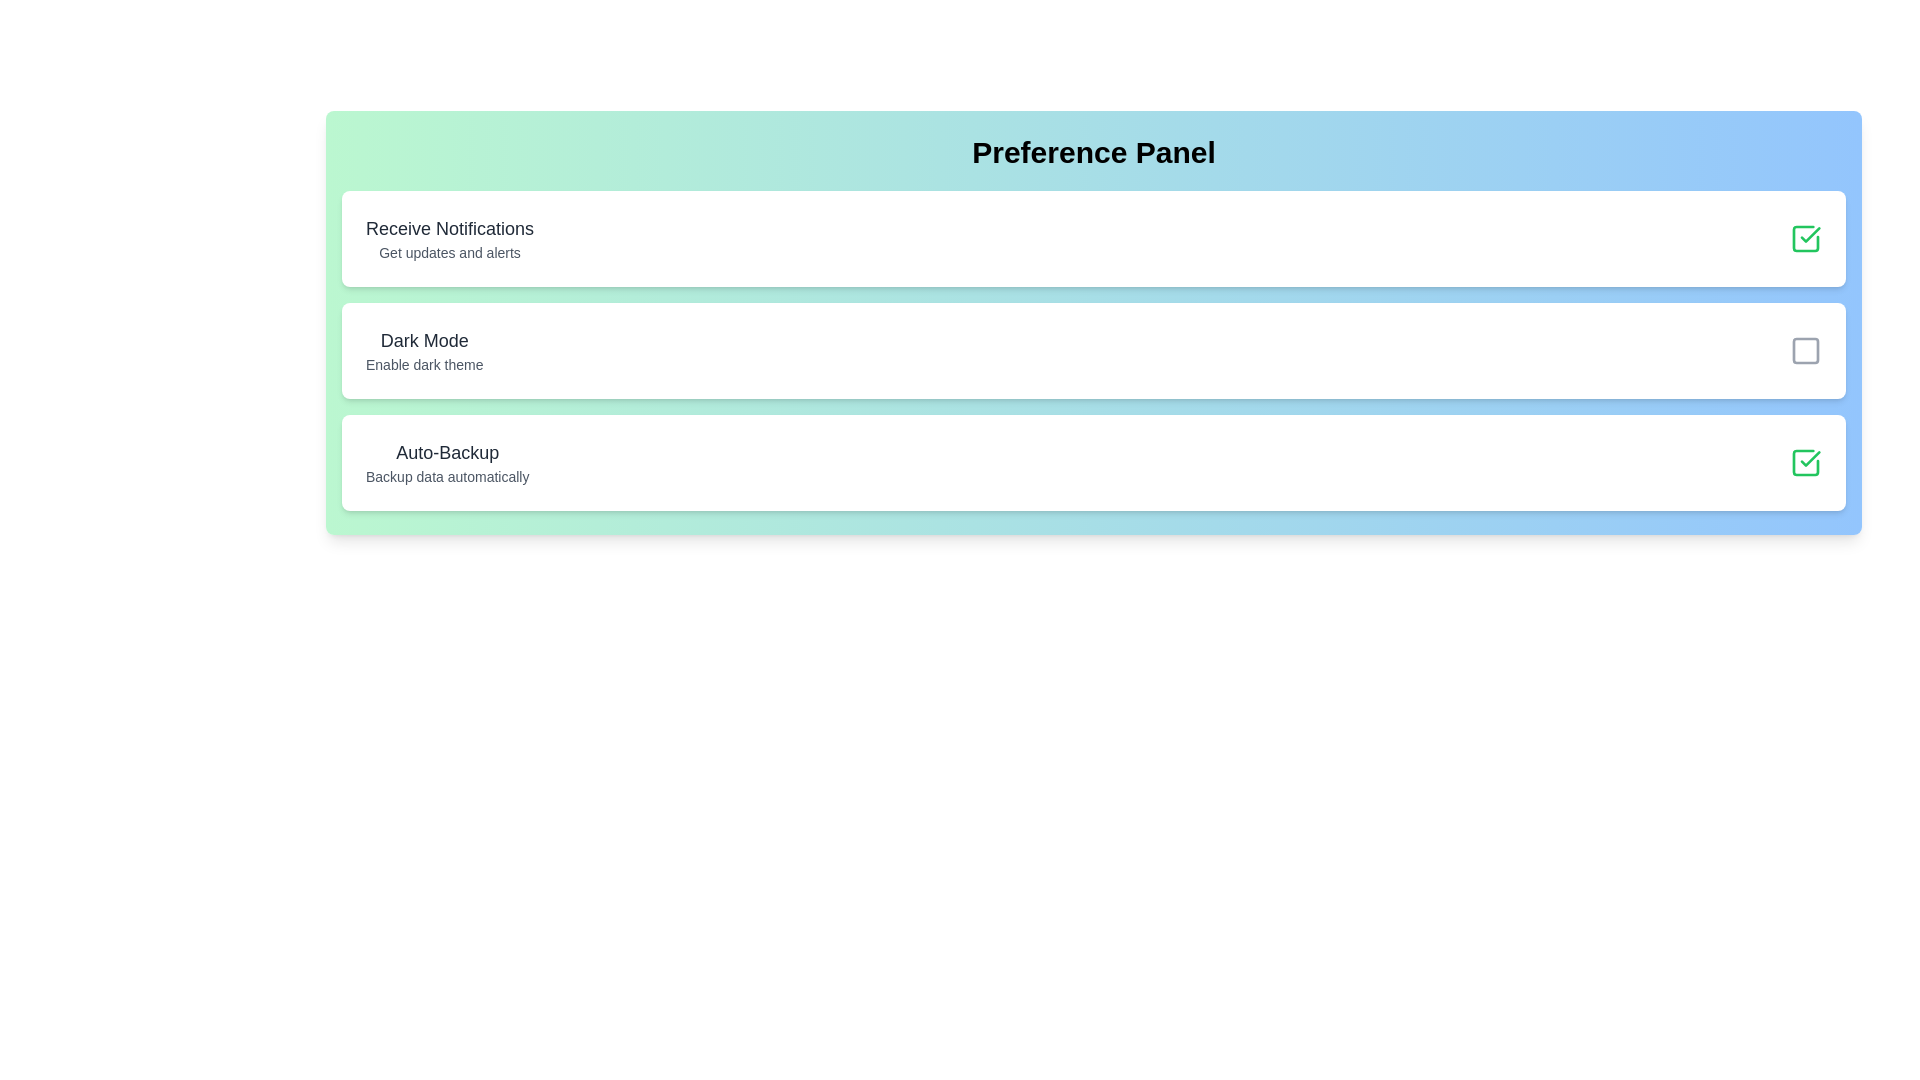 The height and width of the screenshot is (1080, 1920). What do you see at coordinates (446, 462) in the screenshot?
I see `the text block containing the heading 'Auto-Backup' and subheading 'Backup data automatically', which is positioned inside the third white, rounded rectangle card in a vertical list` at bounding box center [446, 462].